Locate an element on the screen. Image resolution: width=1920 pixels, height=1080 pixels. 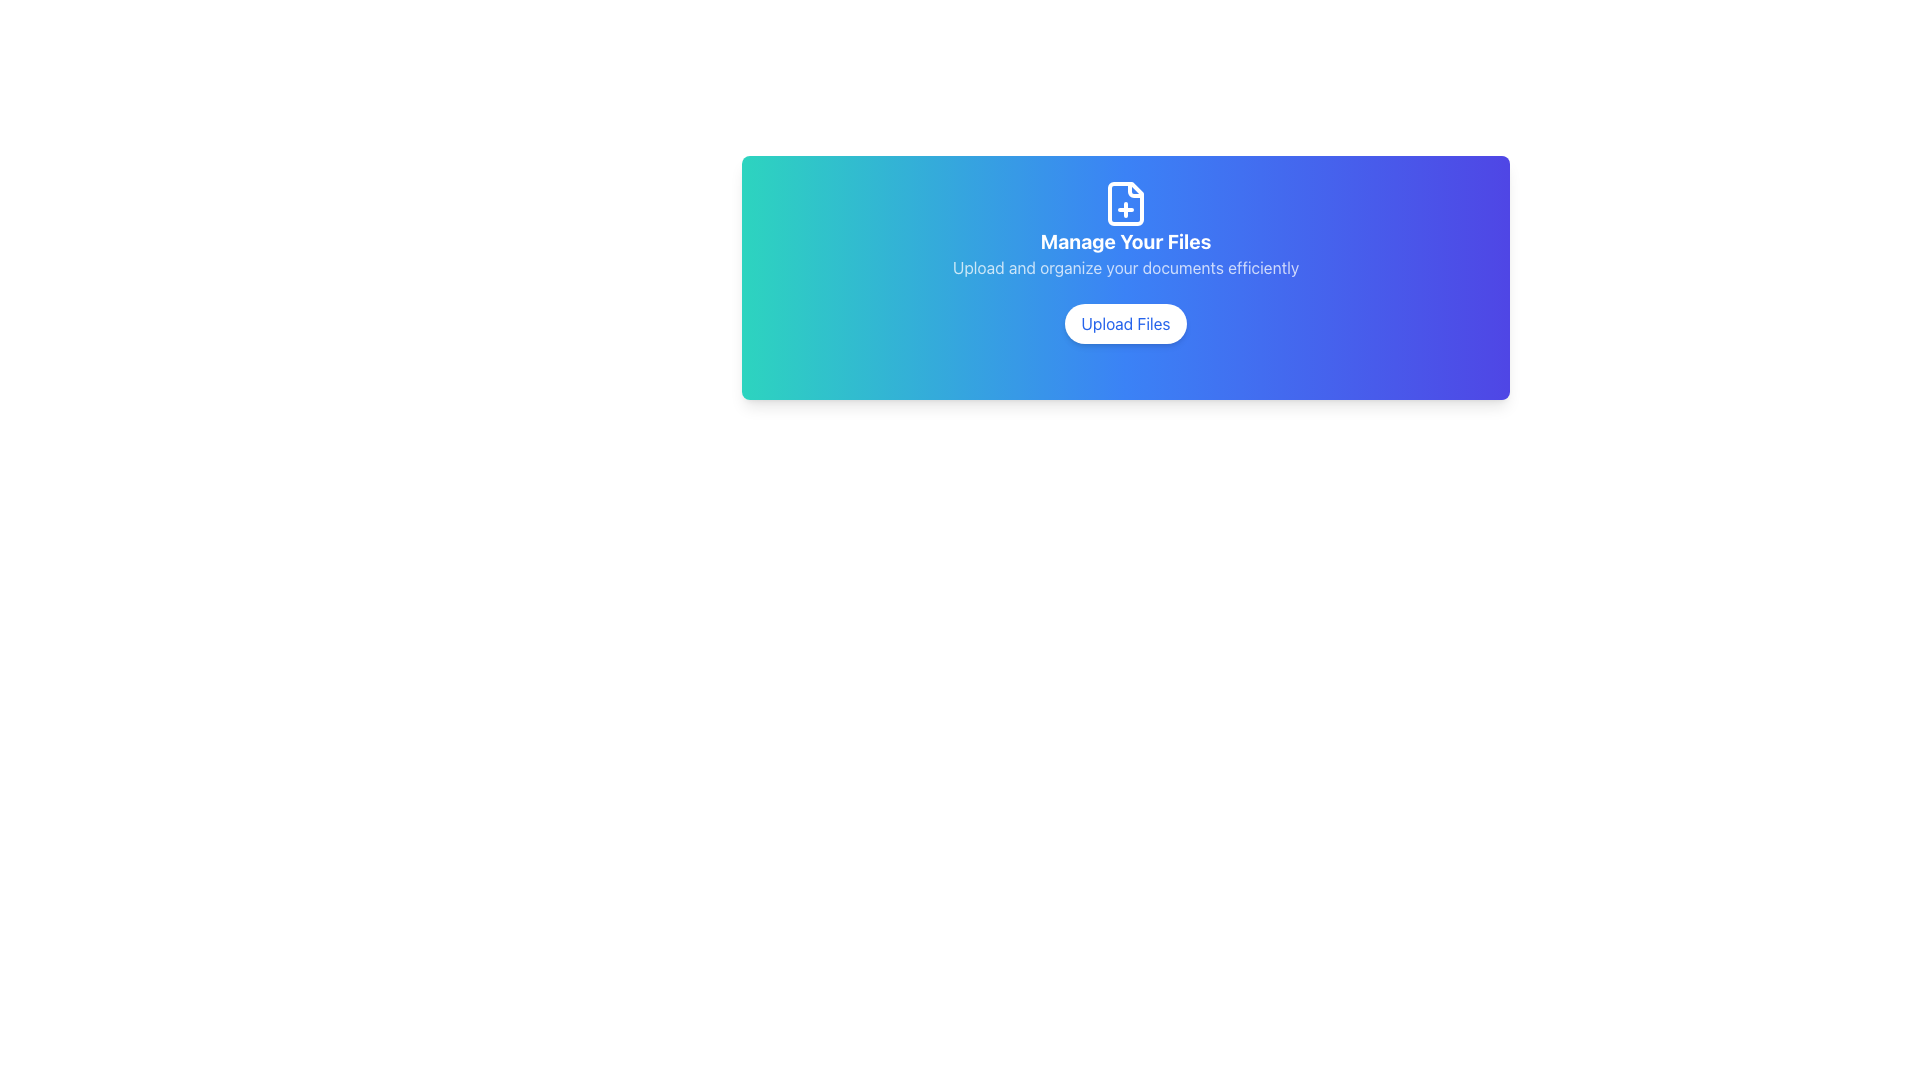
the document icon with a plus symbol, which is a square-shaped element centered above the text 'Manage Your Files' is located at coordinates (1126, 204).